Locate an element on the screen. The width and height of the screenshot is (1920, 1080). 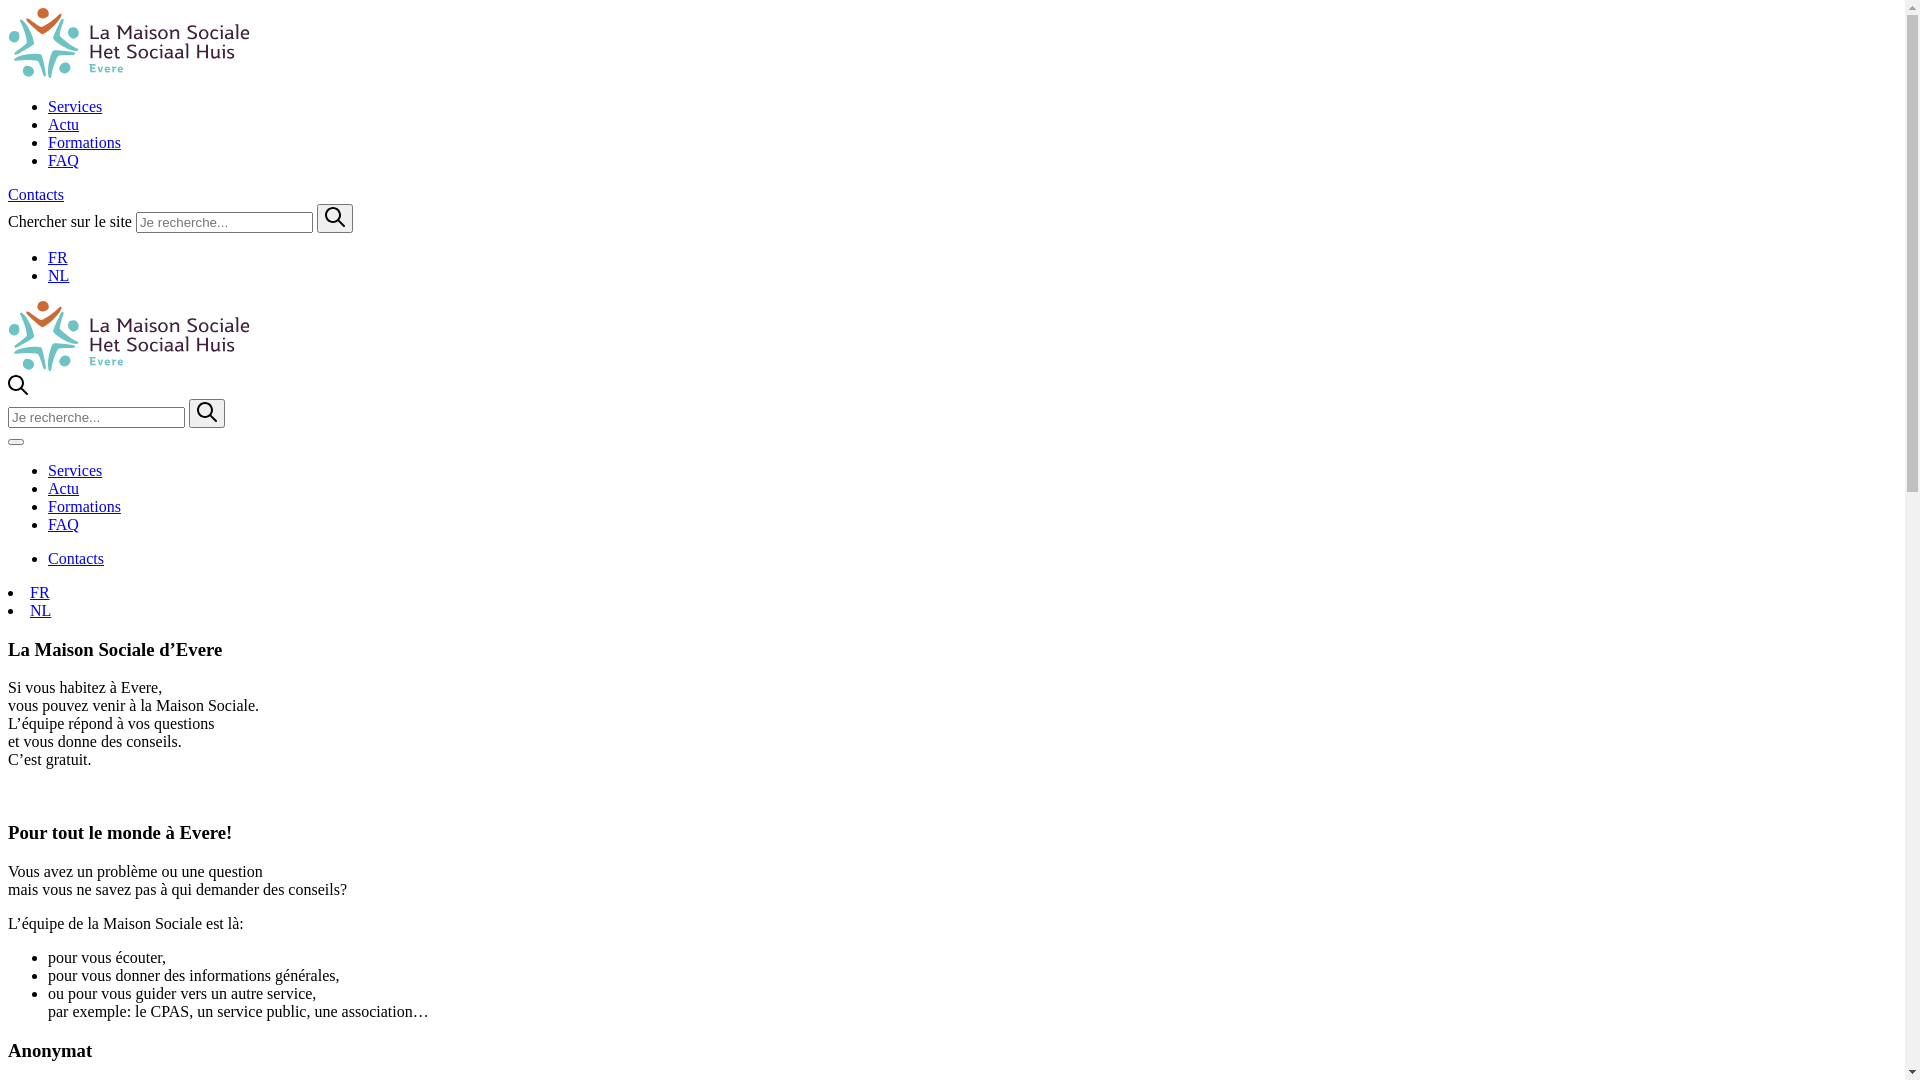
'Formations' is located at coordinates (83, 141).